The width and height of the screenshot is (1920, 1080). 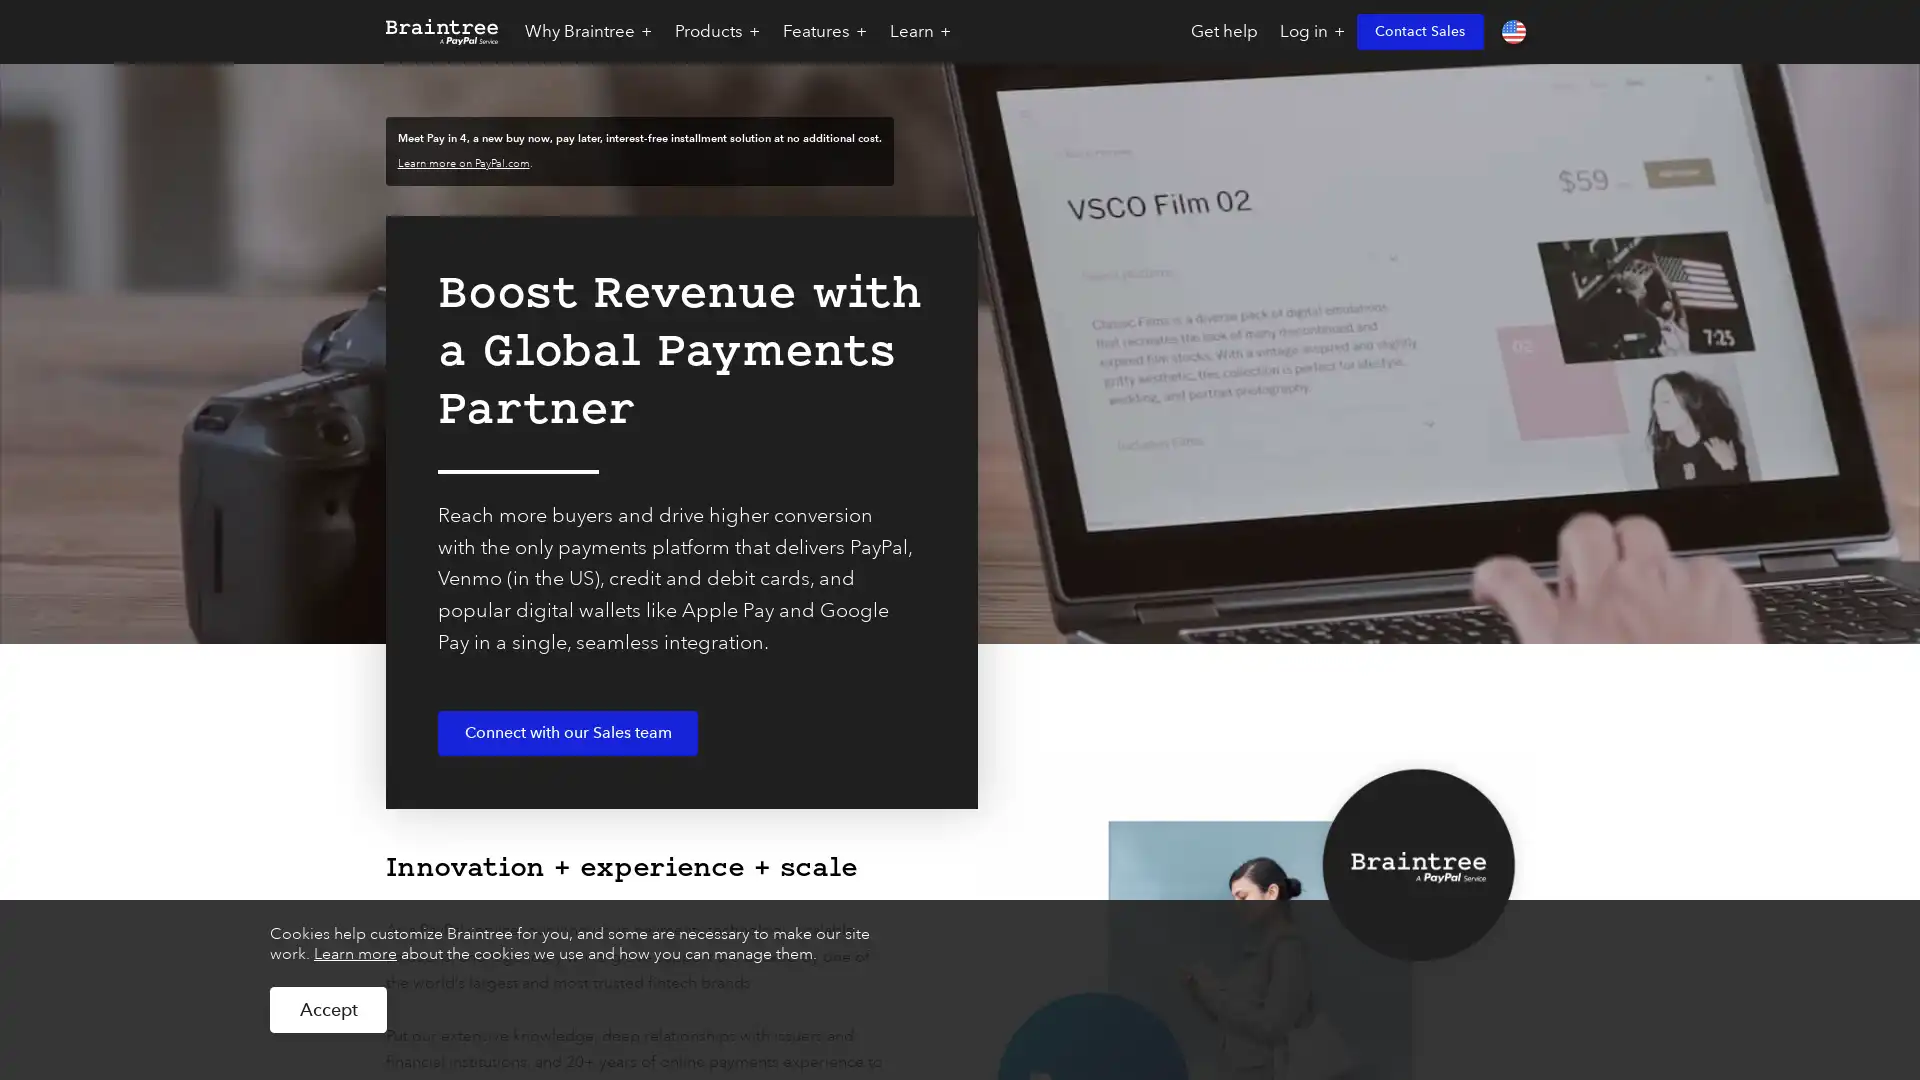 What do you see at coordinates (1871, 805) in the screenshot?
I see `show more media controls` at bounding box center [1871, 805].